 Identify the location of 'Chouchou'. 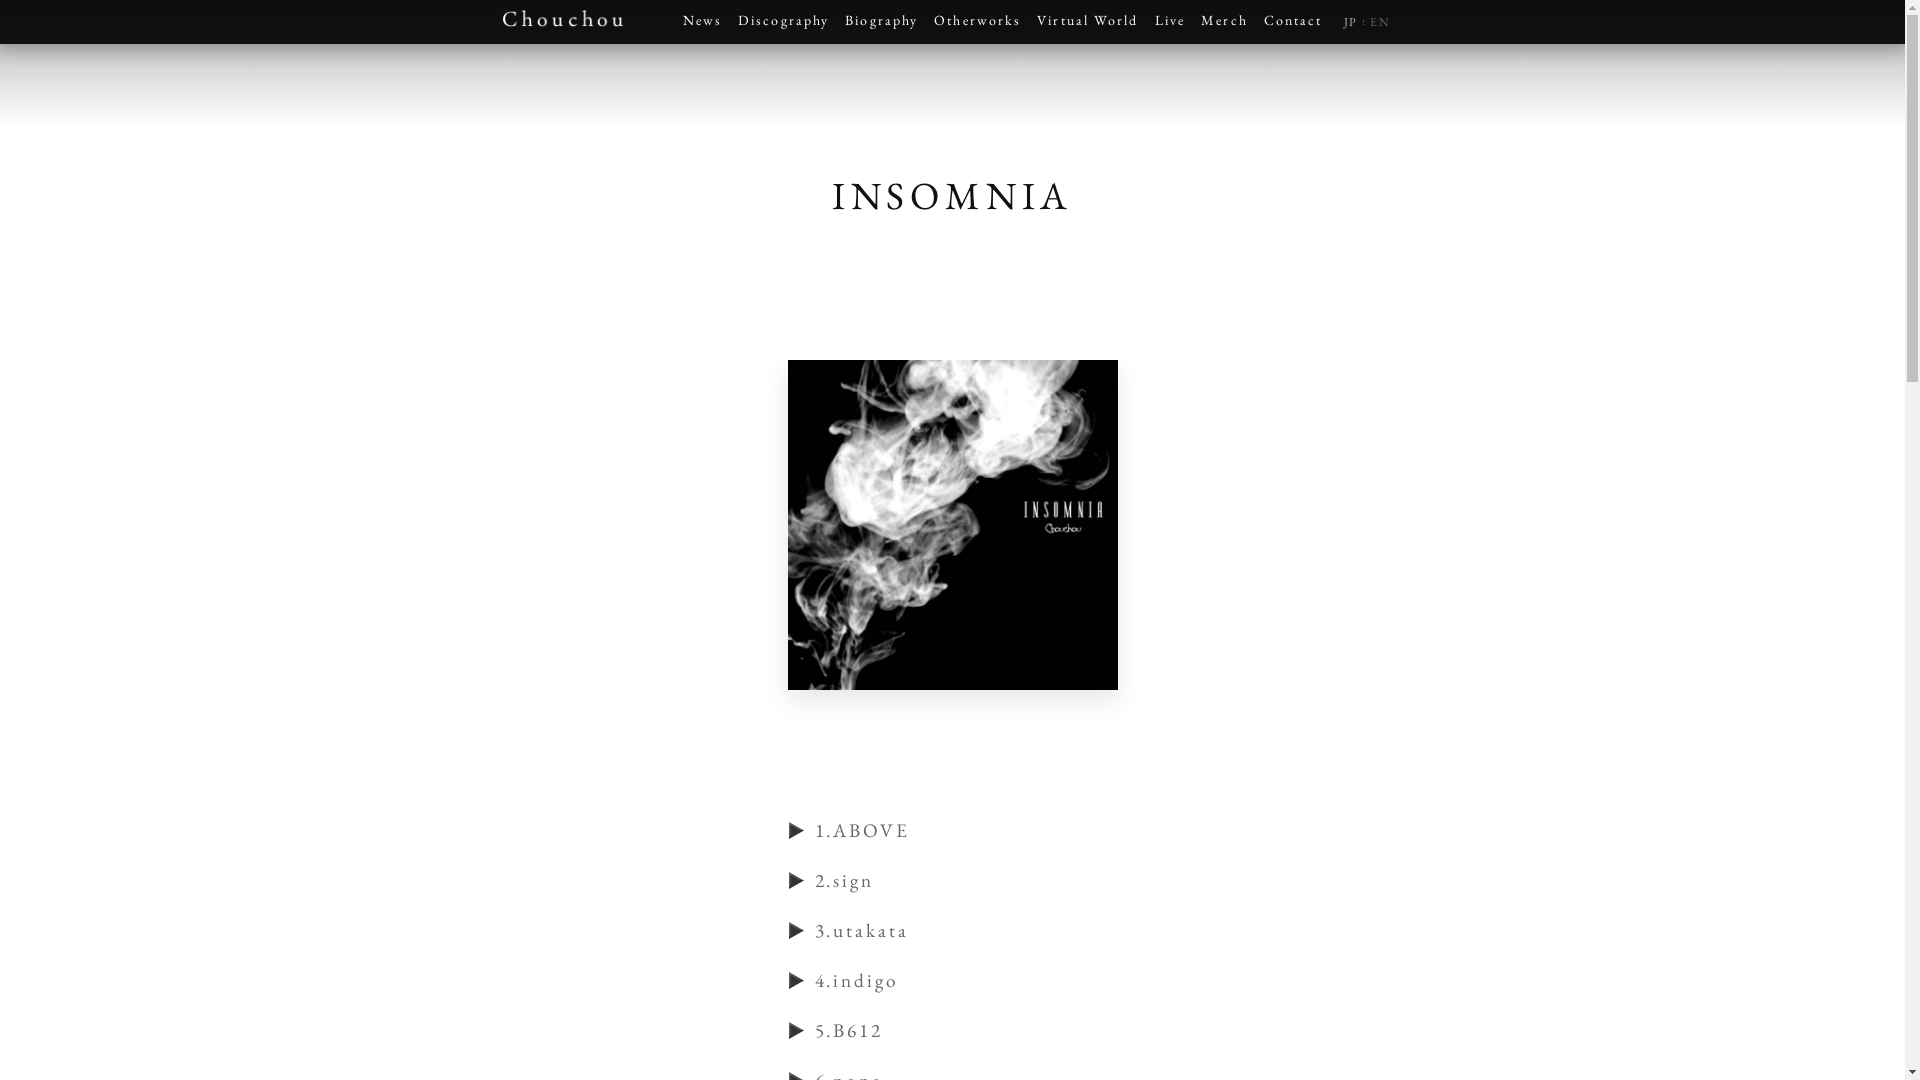
(502, 18).